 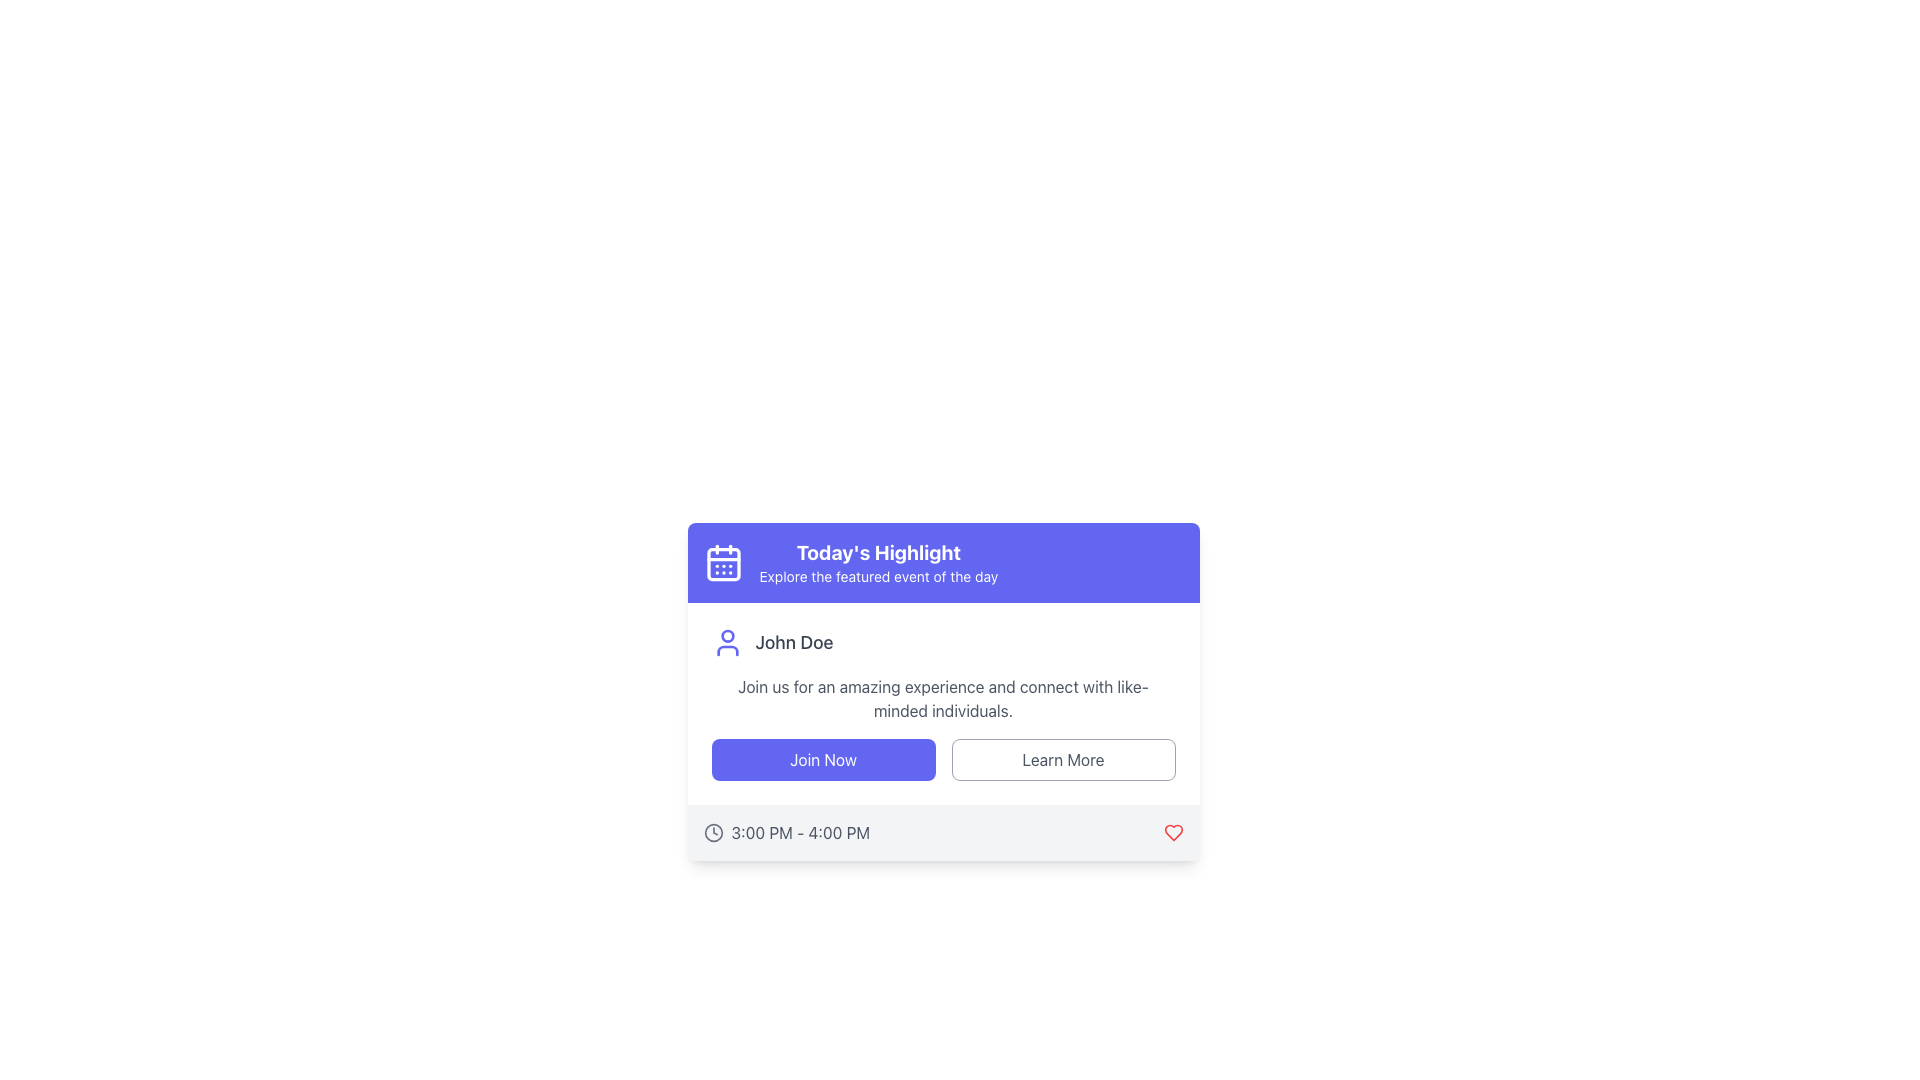 What do you see at coordinates (722, 563) in the screenshot?
I see `the calendar icon located at the top left corner of the 'Today's Highlight' box, which symbolizes event scheduling` at bounding box center [722, 563].